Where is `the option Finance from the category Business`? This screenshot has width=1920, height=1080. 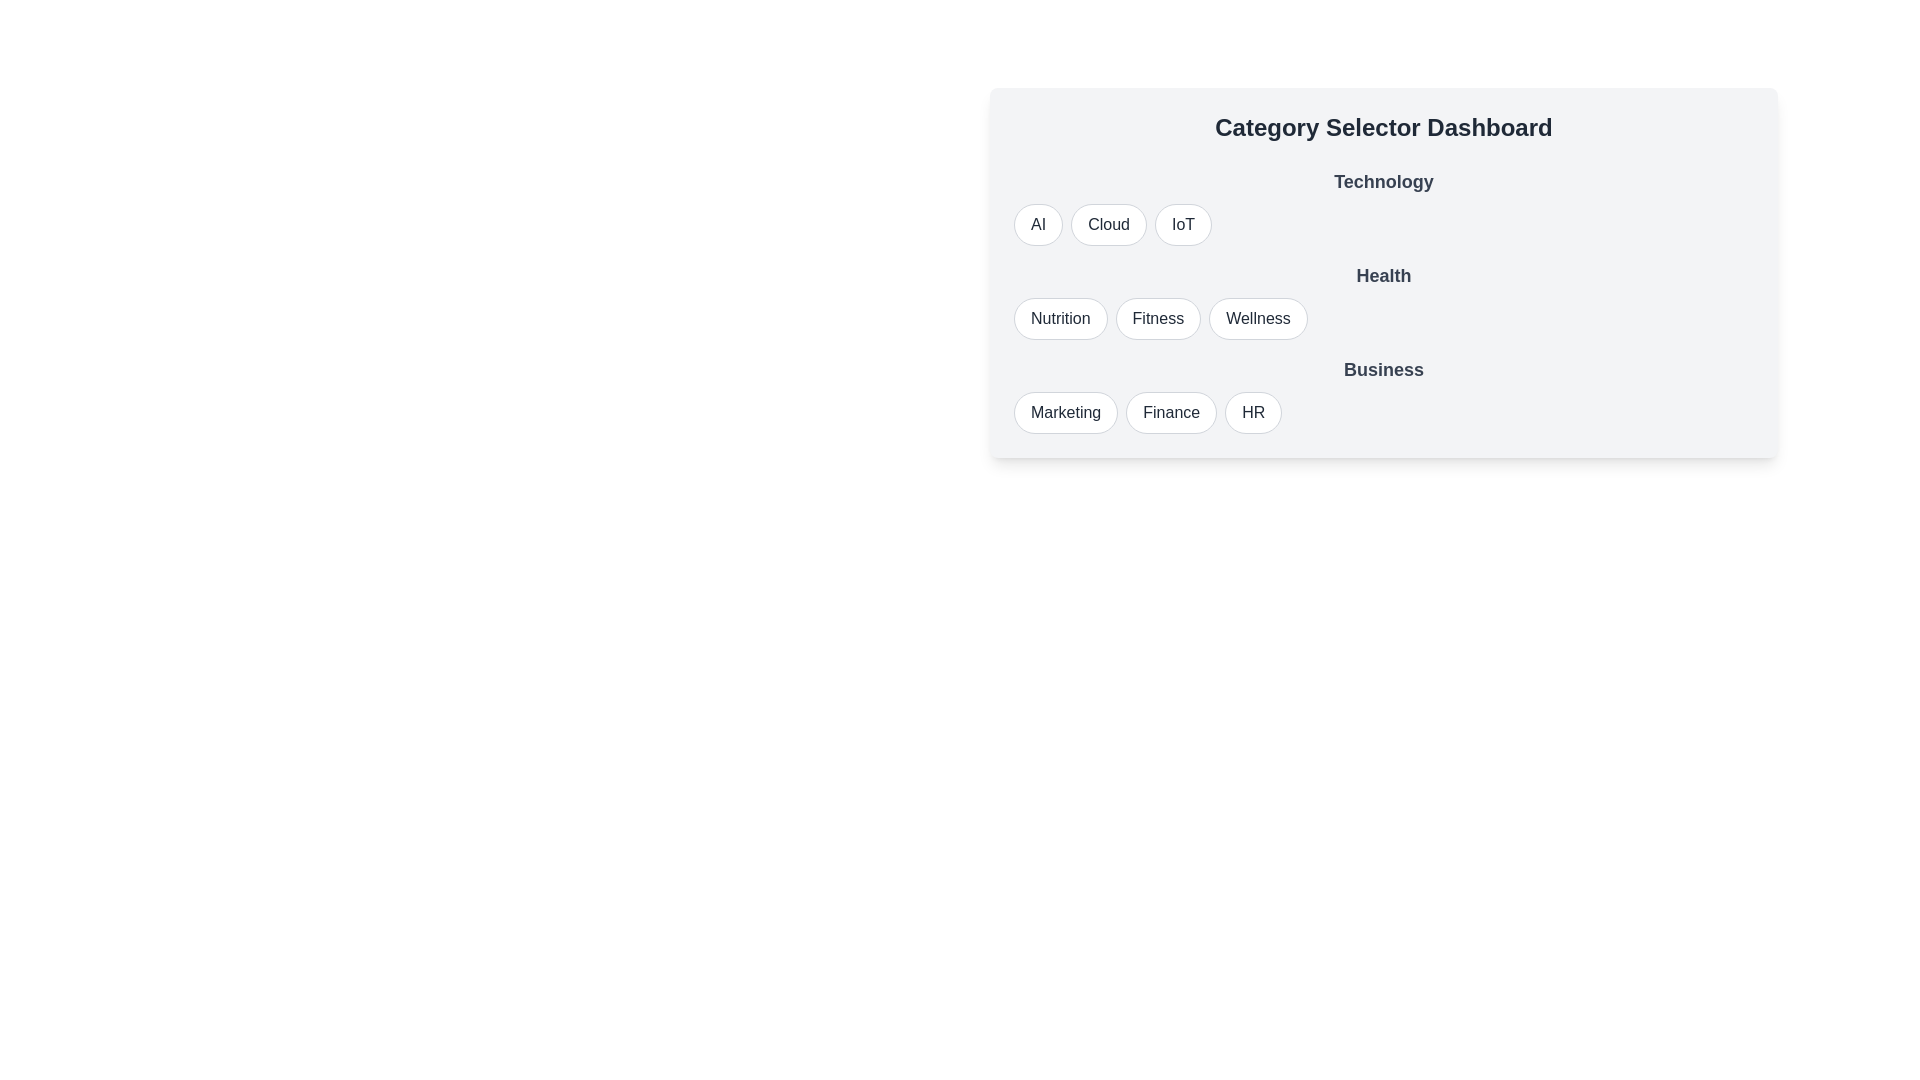 the option Finance from the category Business is located at coordinates (1171, 411).